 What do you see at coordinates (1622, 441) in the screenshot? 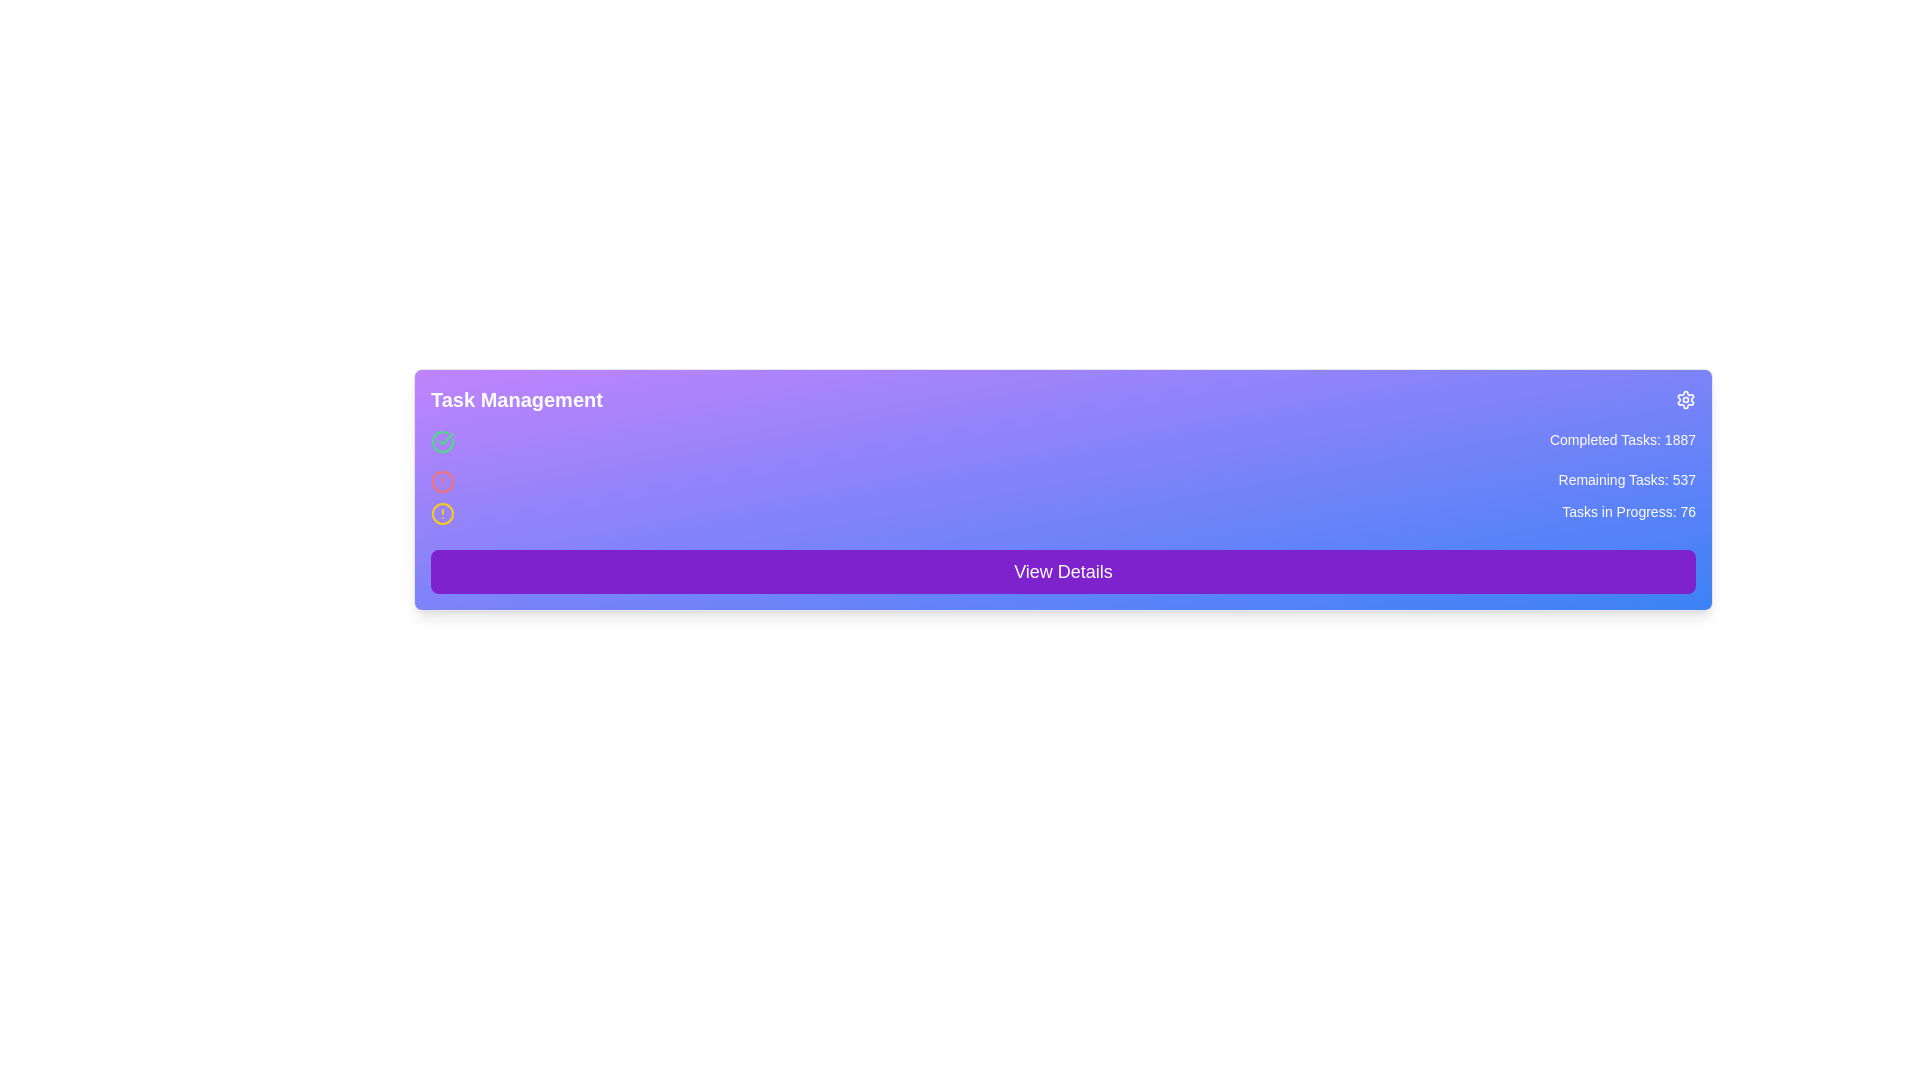
I see `the text label displaying 'Completed Tasks: 1887' located at the top-right section of the interface on a gradient purple background` at bounding box center [1622, 441].